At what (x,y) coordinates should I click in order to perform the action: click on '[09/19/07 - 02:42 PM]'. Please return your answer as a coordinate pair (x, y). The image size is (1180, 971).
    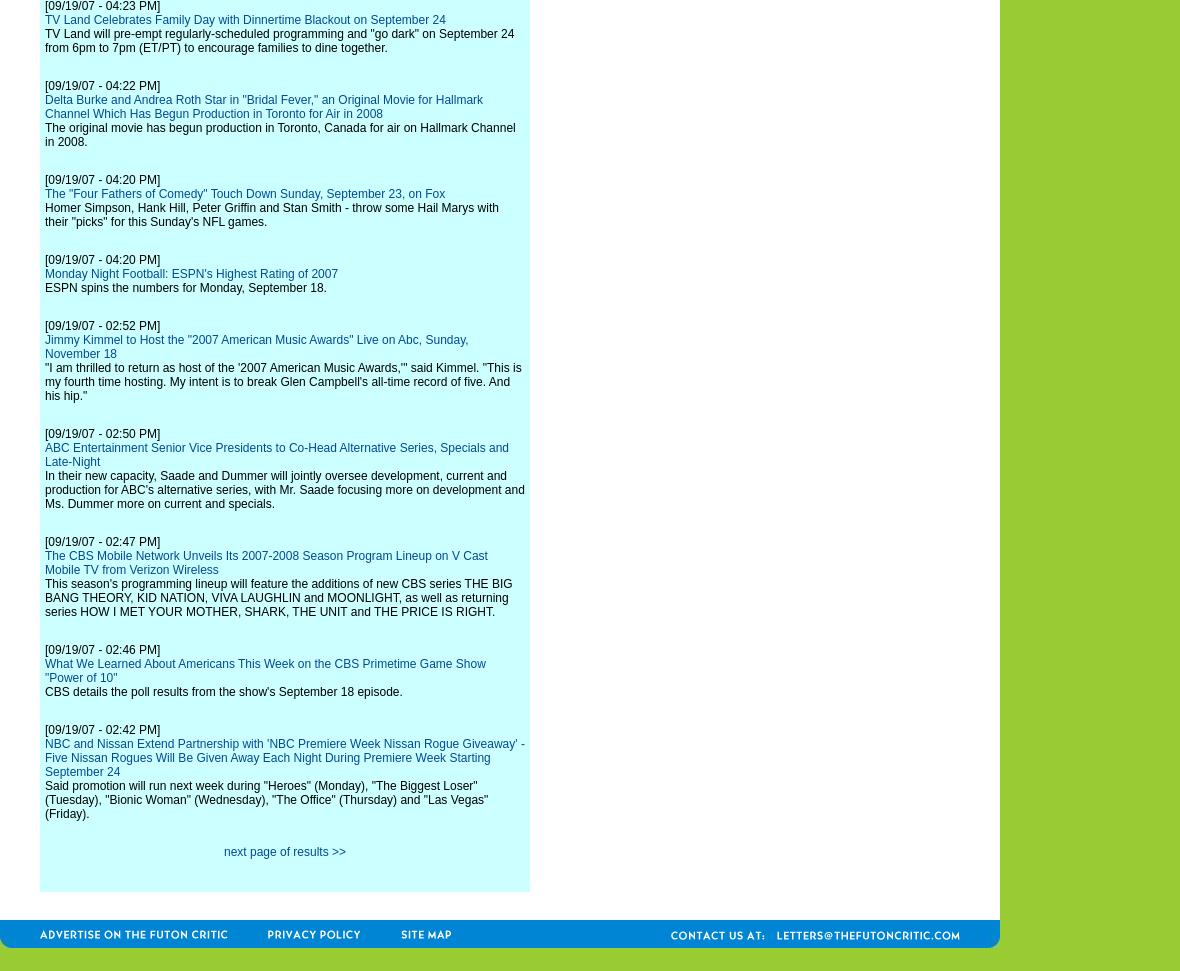
    Looking at the image, I should click on (43, 728).